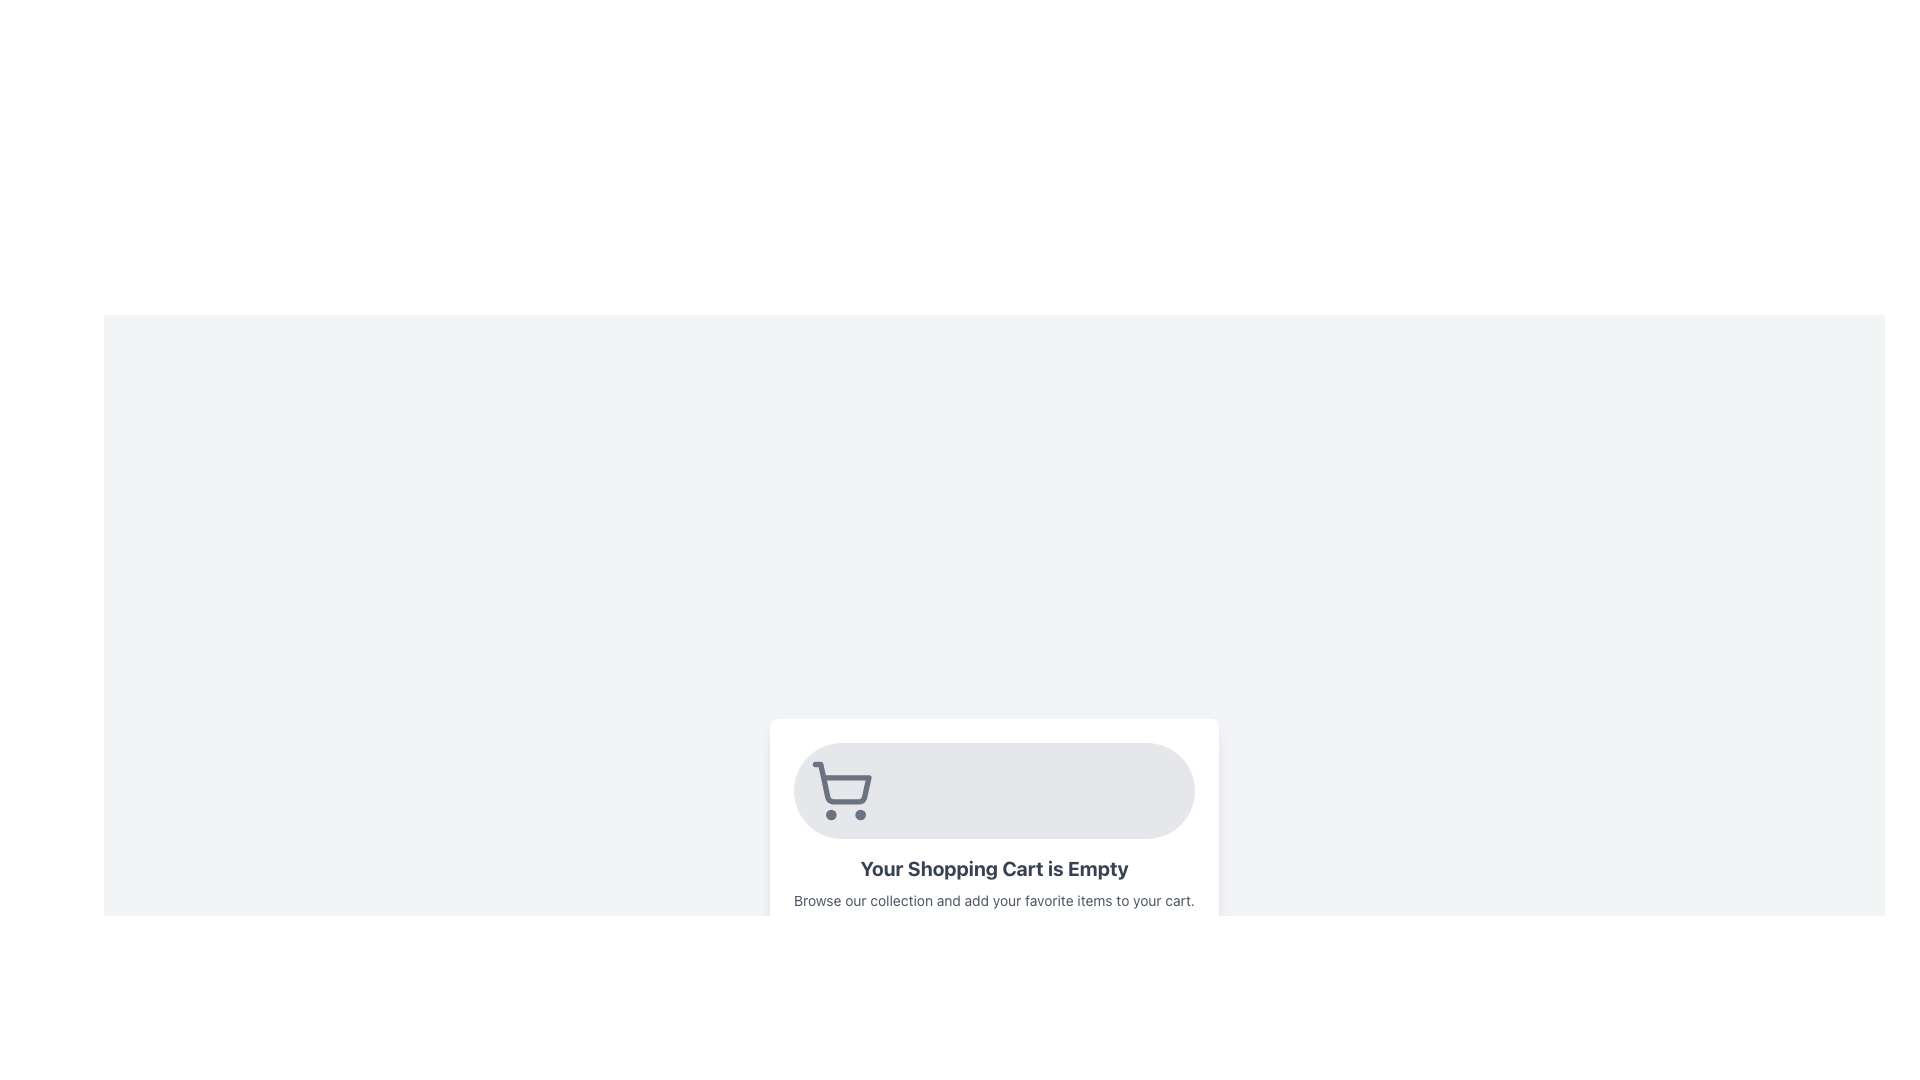  I want to click on the 'Your Shopping Cart is Empty' text label element for accessibility purposes, so click(994, 867).